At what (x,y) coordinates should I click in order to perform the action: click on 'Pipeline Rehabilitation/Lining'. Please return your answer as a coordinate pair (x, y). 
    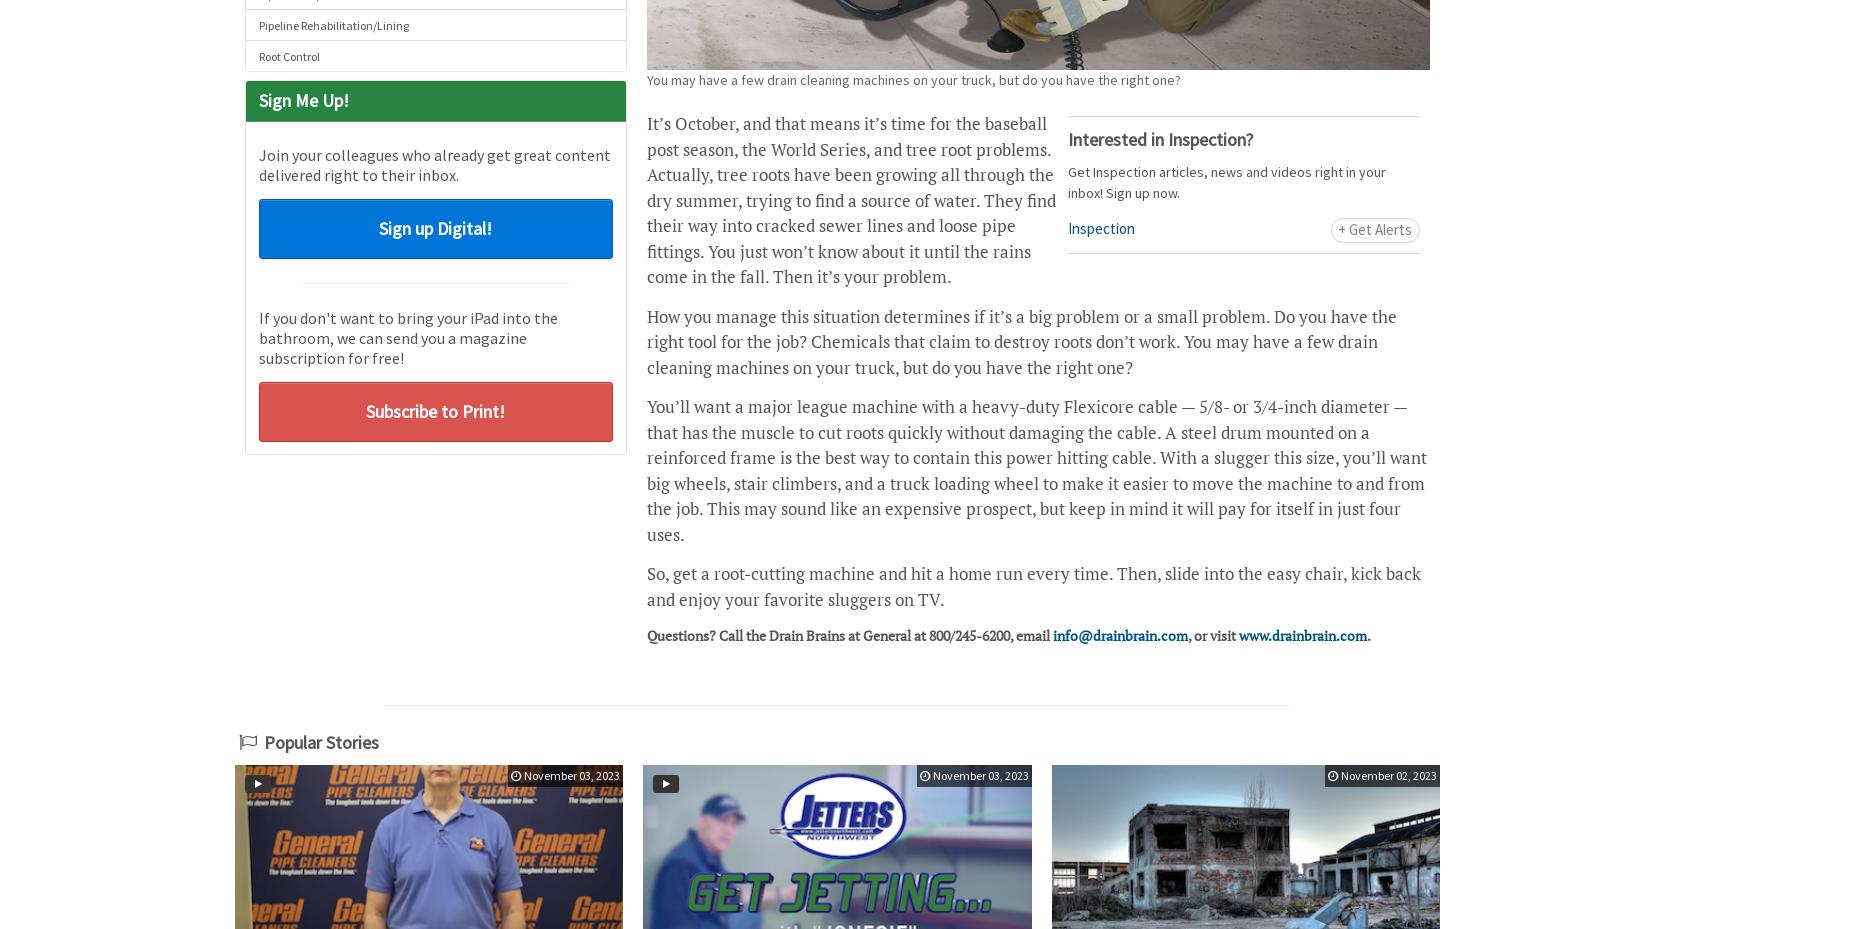
    Looking at the image, I should click on (332, 23).